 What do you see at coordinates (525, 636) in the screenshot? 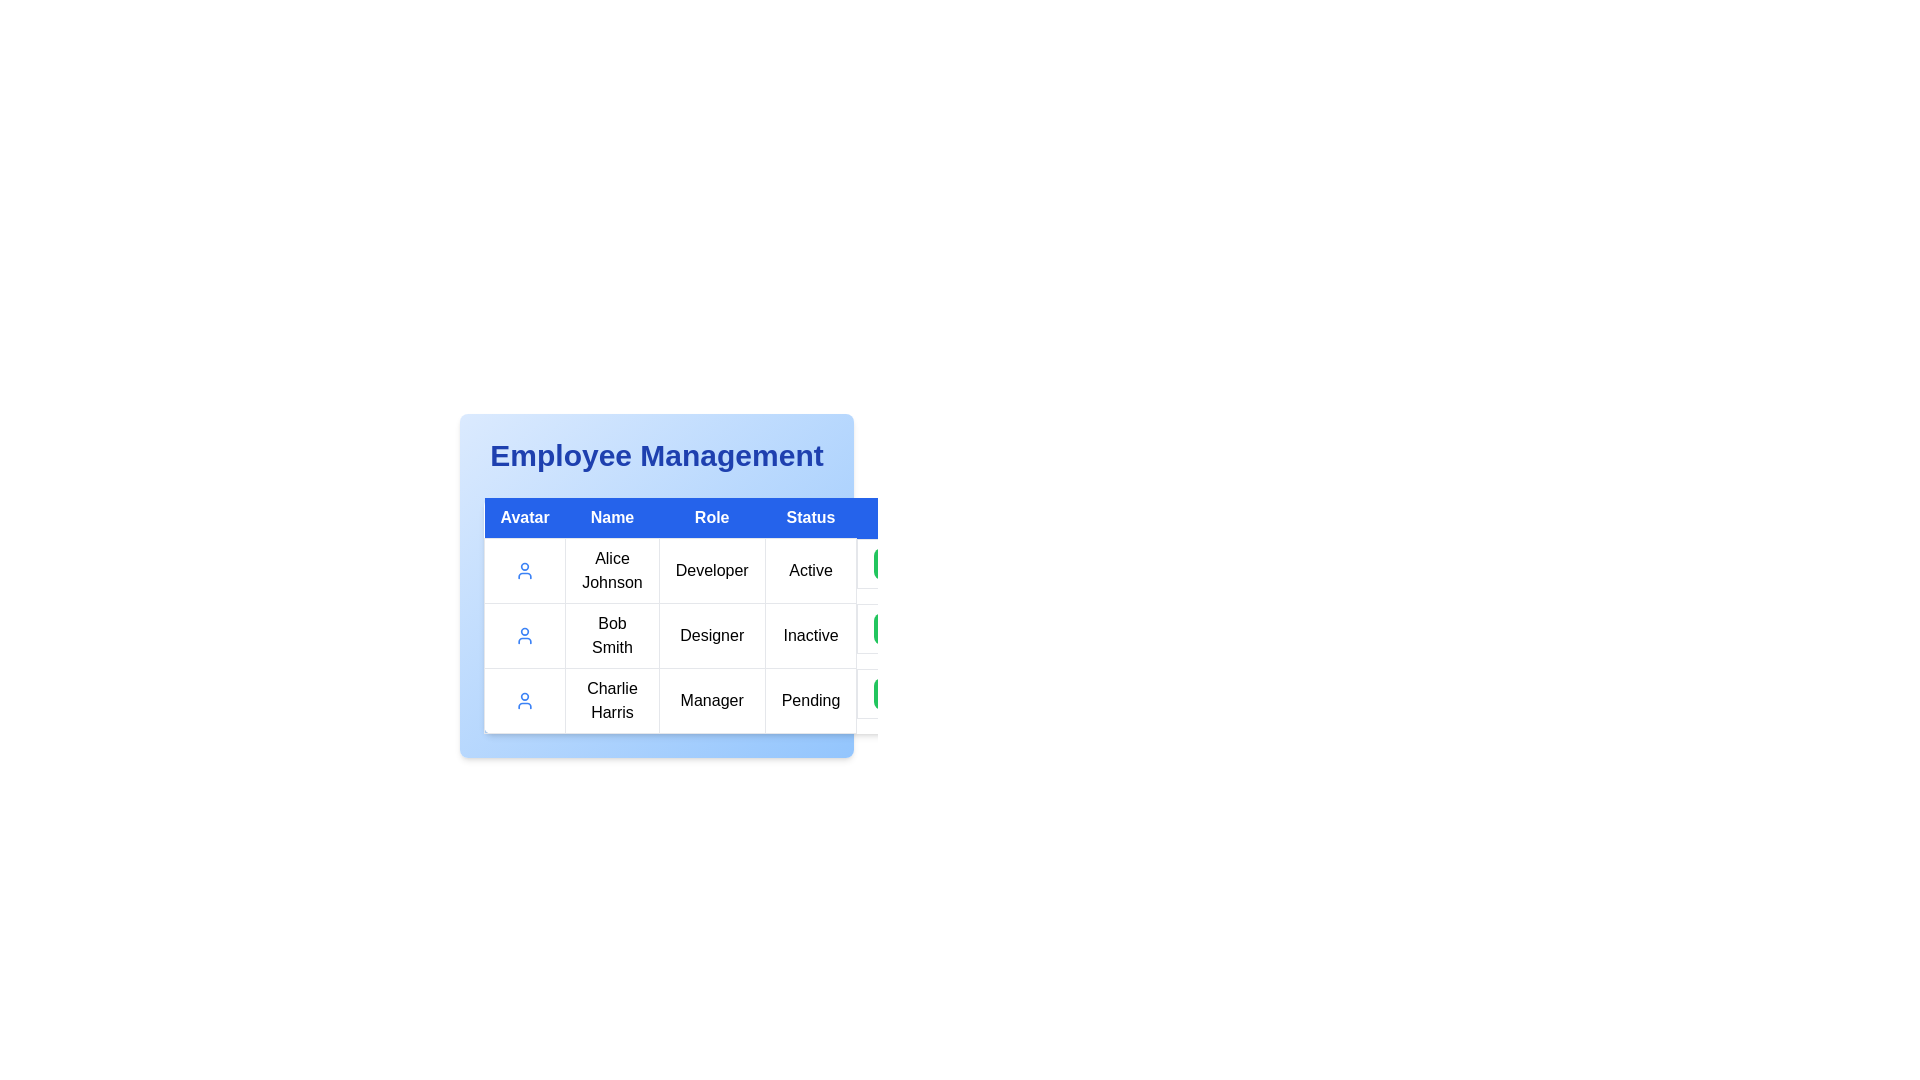
I see `the user avatar icon, which is a blue circular head with a shoulder shape, located in the second row, first column under the 'Avatar' column header, next to the text 'Bob Smith'` at bounding box center [525, 636].